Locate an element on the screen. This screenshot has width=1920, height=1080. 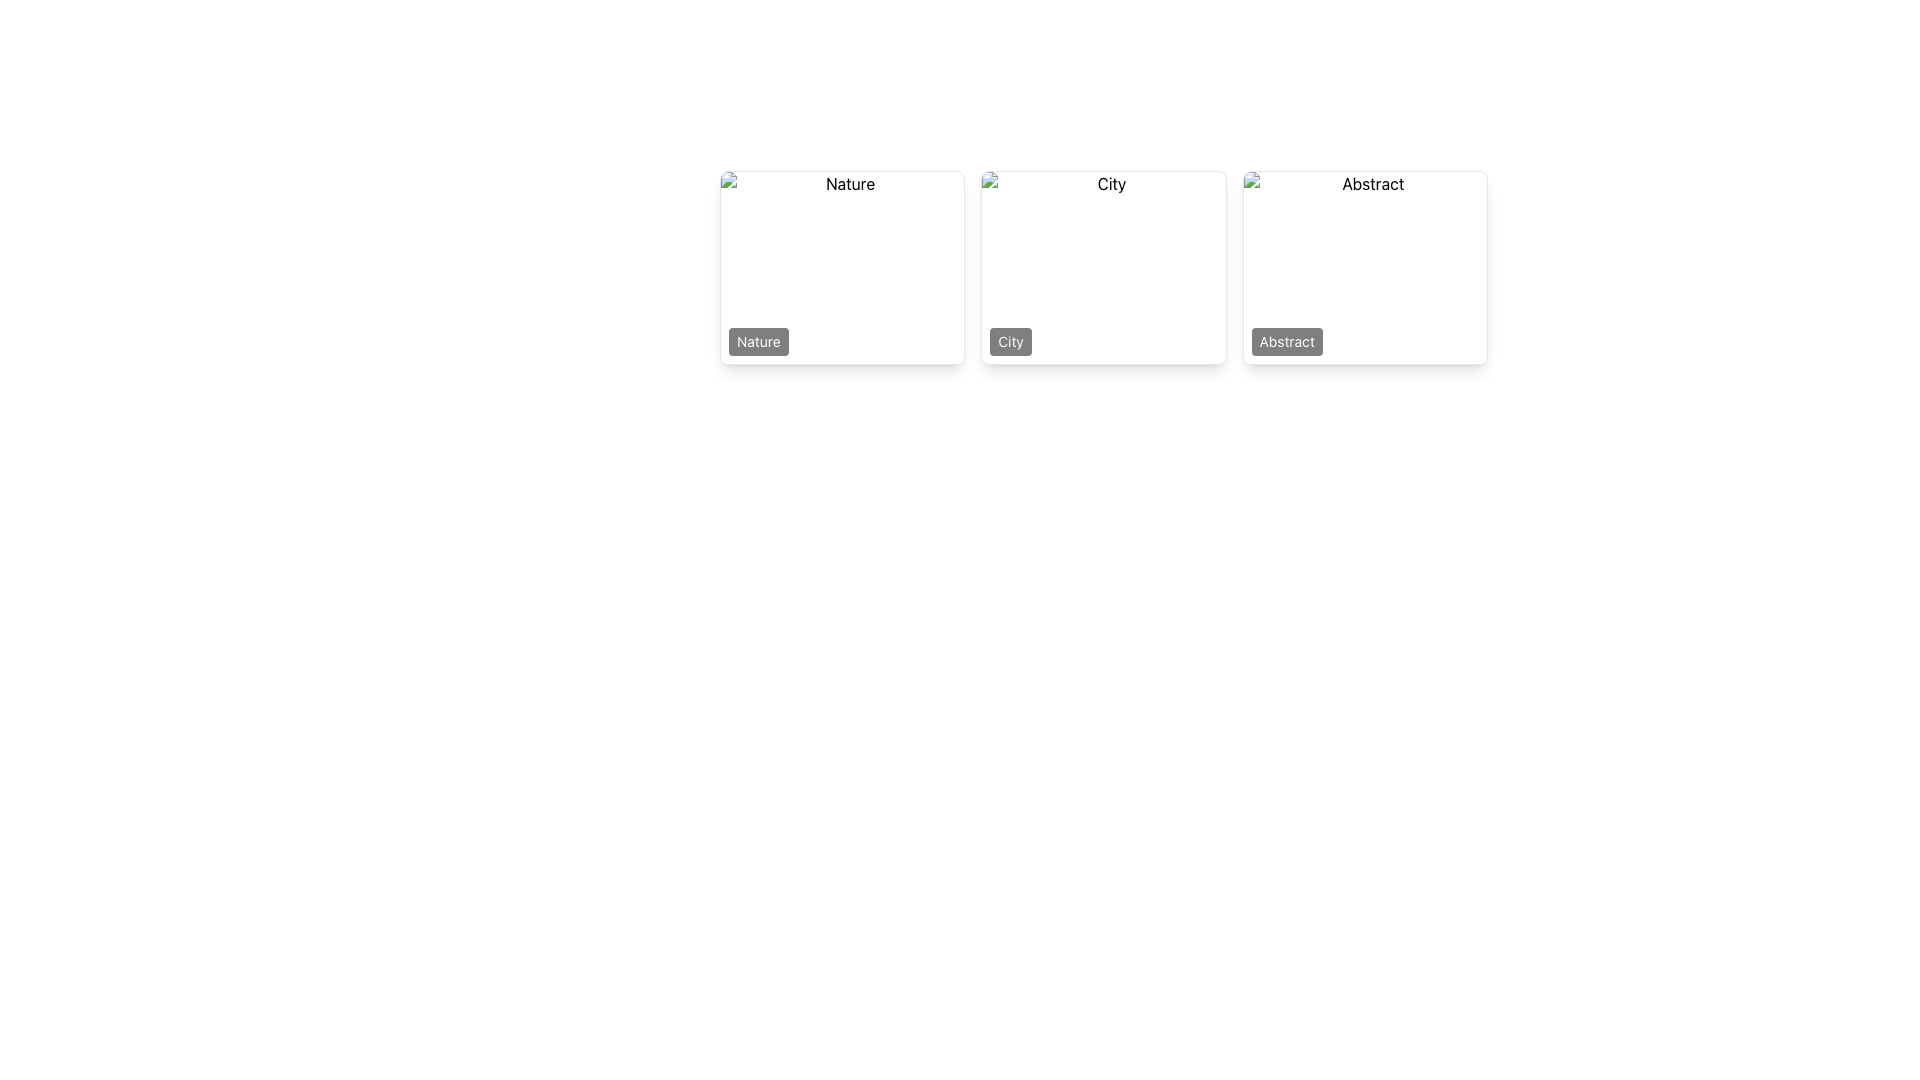
the card labeled 'City' which is the second card in a grid layout between 'Nature' and 'Abstract' is located at coordinates (1103, 266).